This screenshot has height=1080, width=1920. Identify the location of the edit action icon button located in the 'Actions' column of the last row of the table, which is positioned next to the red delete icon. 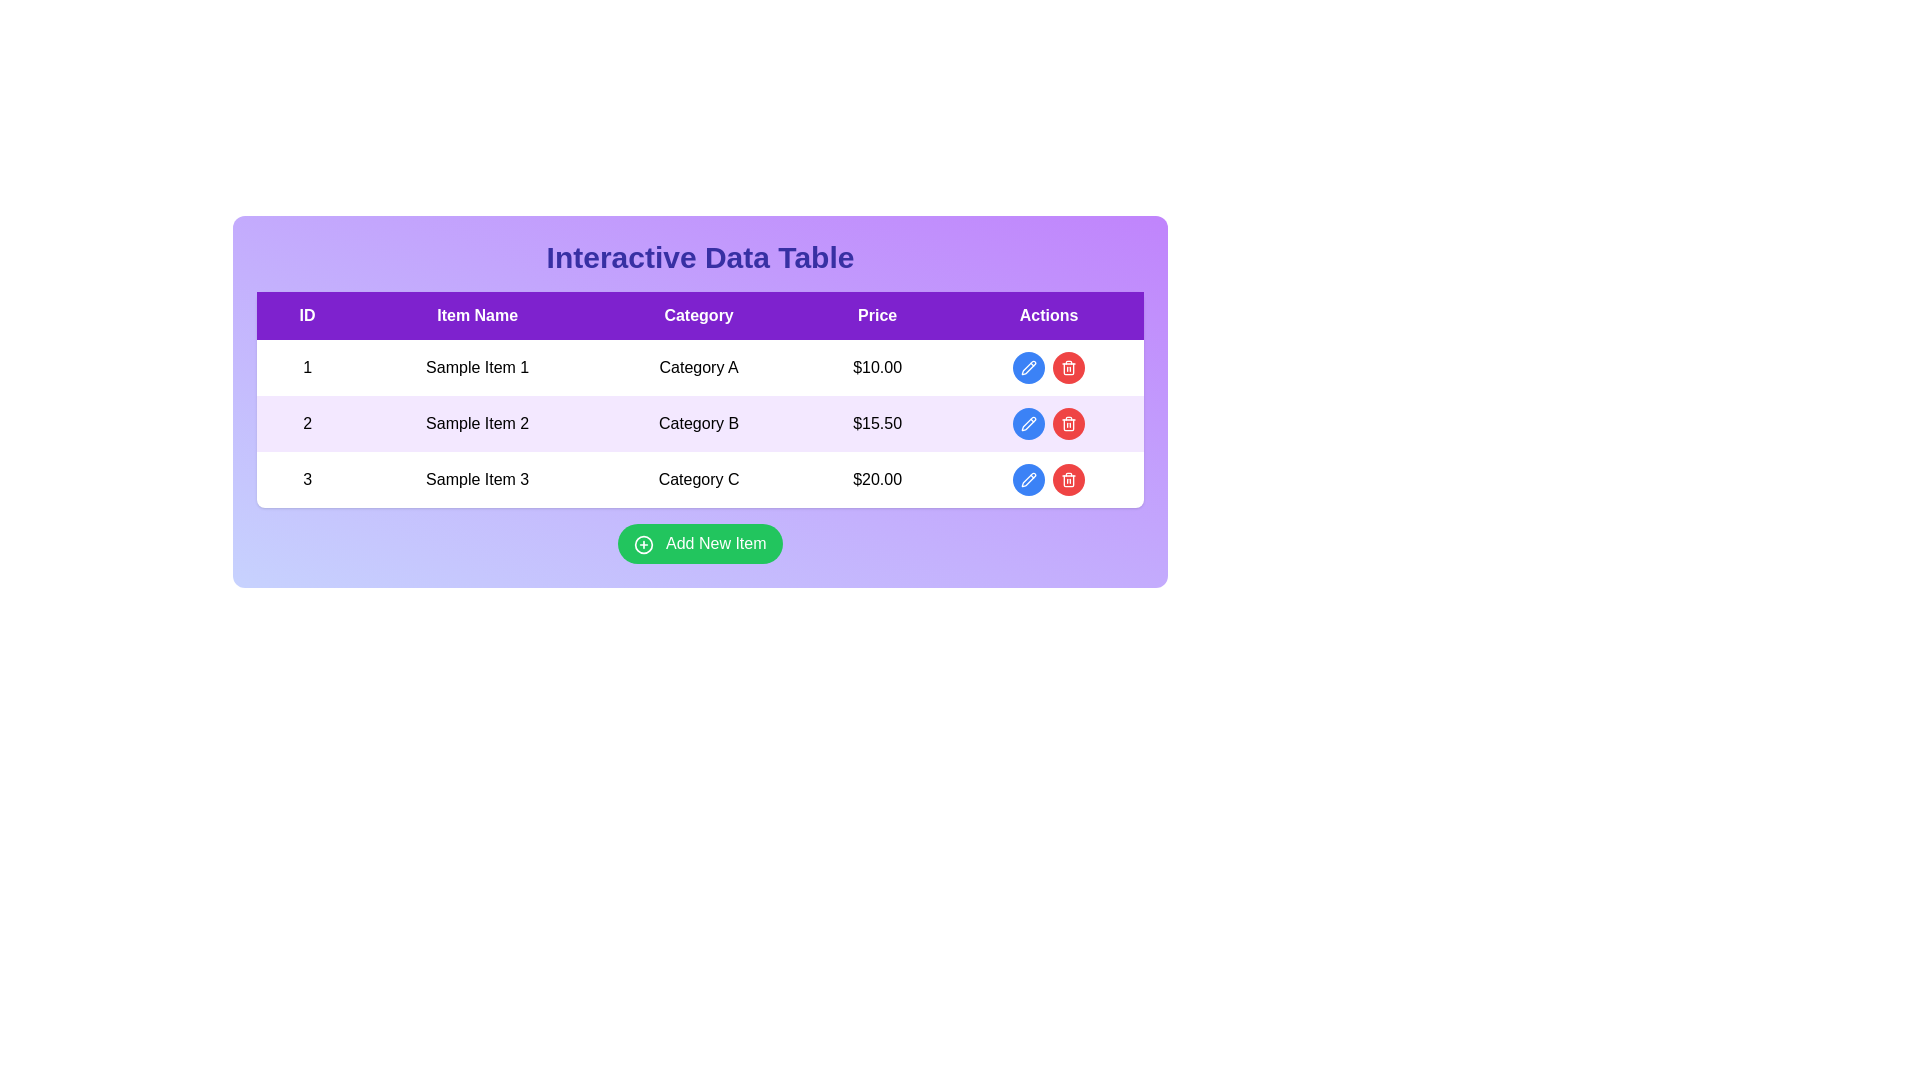
(1029, 479).